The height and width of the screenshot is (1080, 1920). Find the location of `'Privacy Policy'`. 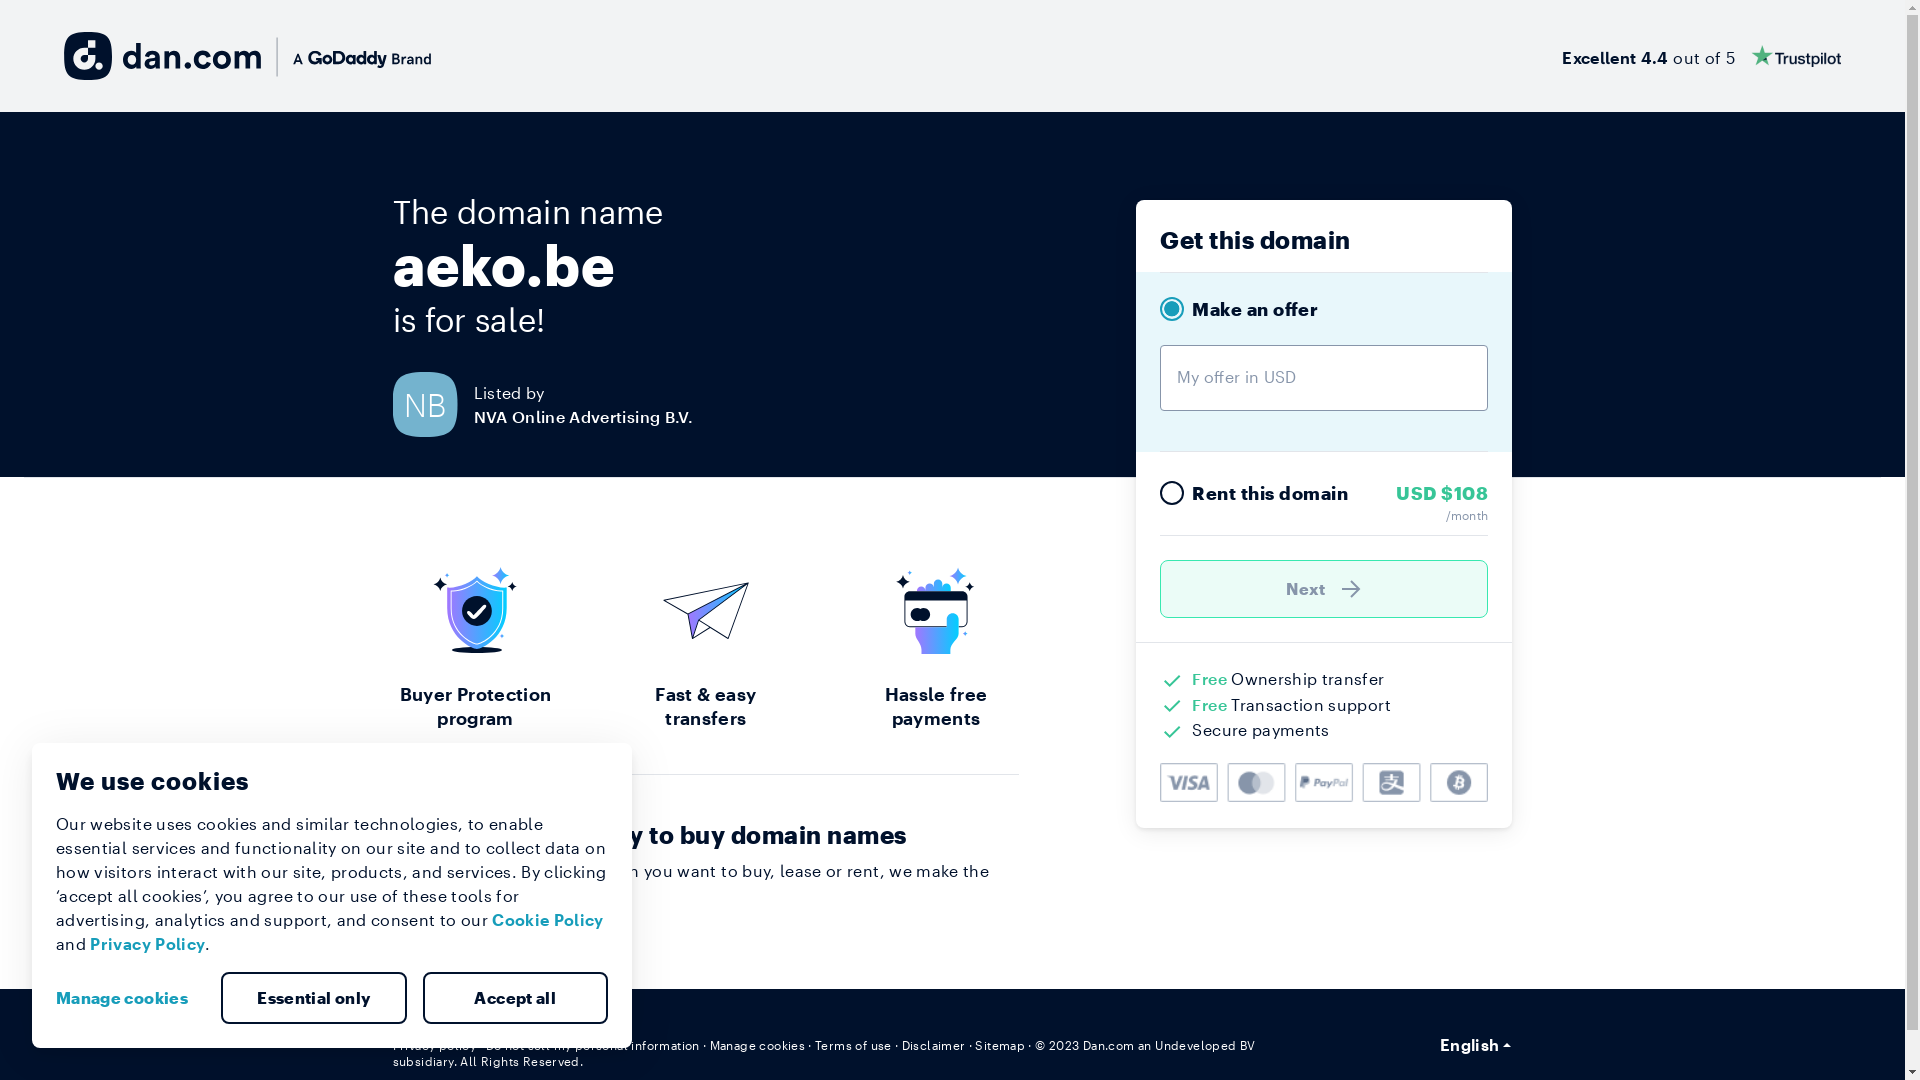

'Privacy Policy' is located at coordinates (146, 943).